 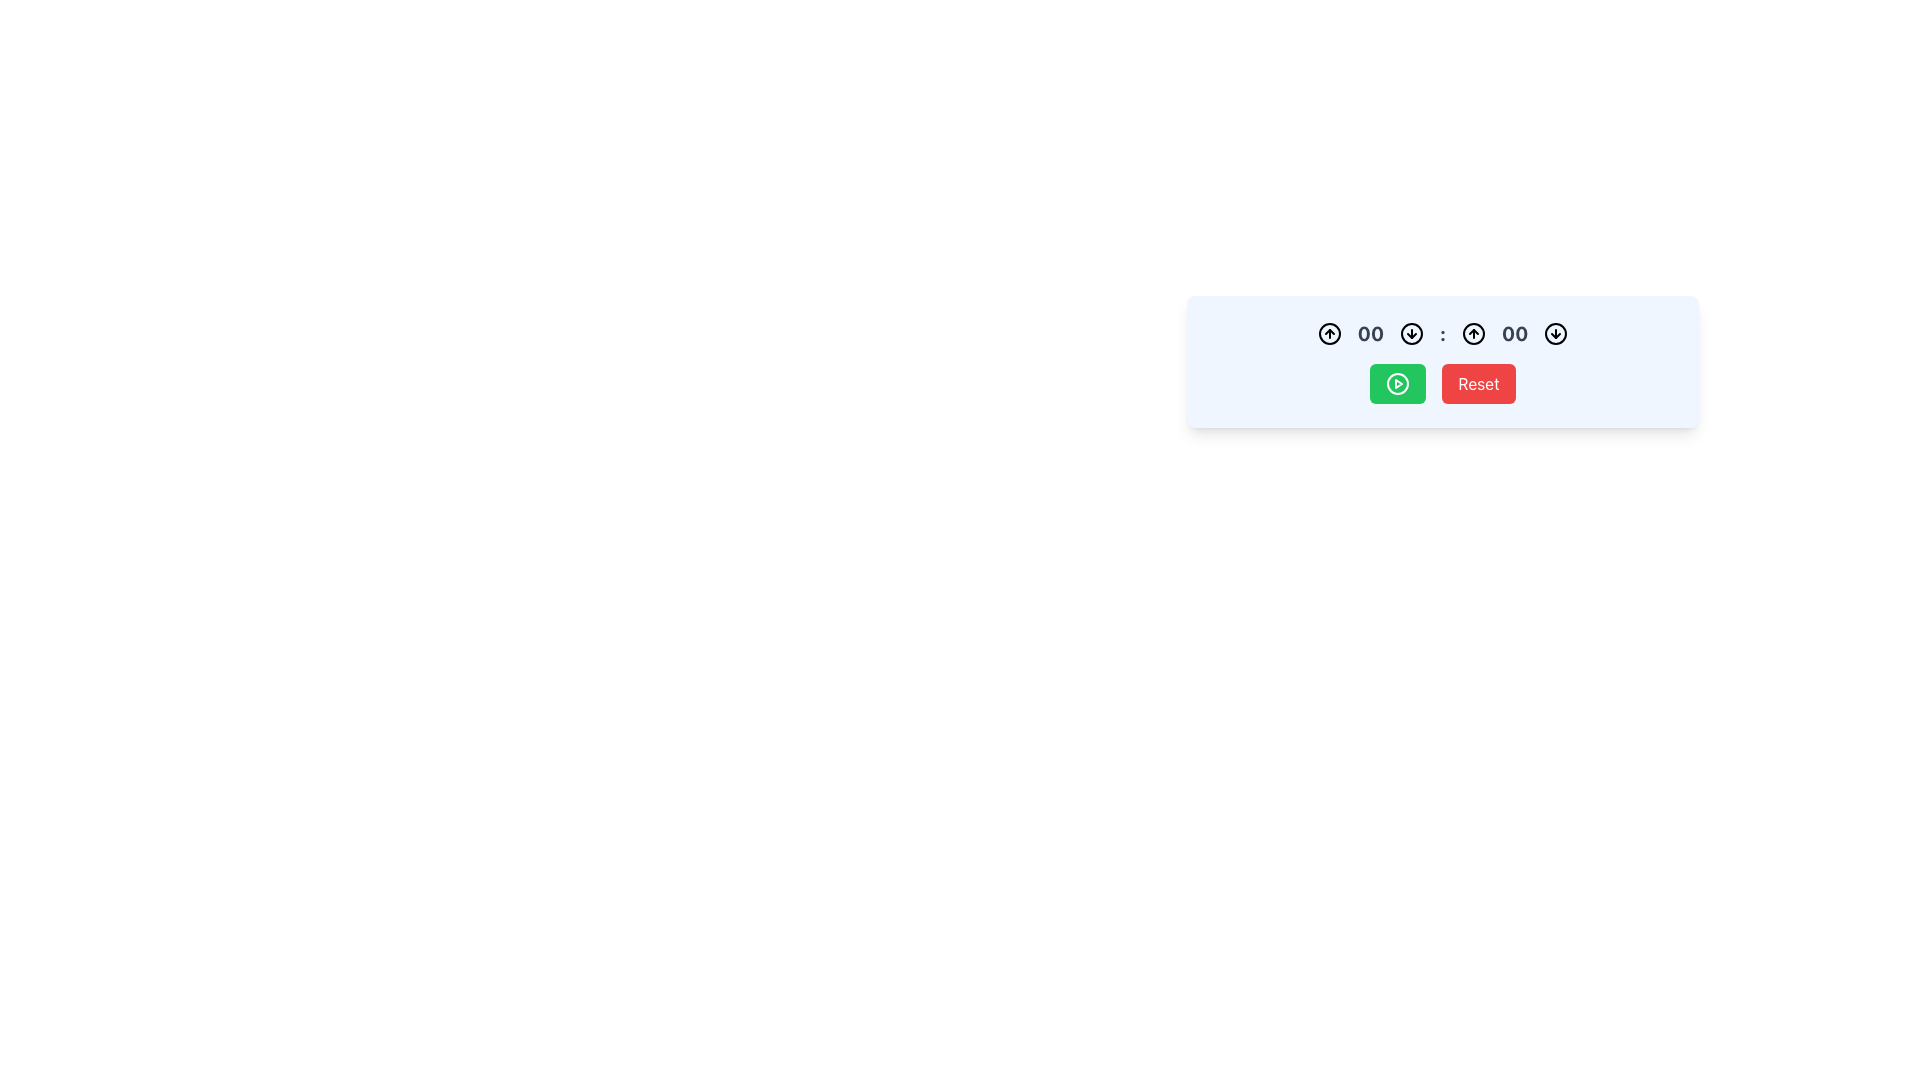 What do you see at coordinates (1443, 362) in the screenshot?
I see `the red rectangular 'Reset' button with white text in the control panel to reset settings or values` at bounding box center [1443, 362].